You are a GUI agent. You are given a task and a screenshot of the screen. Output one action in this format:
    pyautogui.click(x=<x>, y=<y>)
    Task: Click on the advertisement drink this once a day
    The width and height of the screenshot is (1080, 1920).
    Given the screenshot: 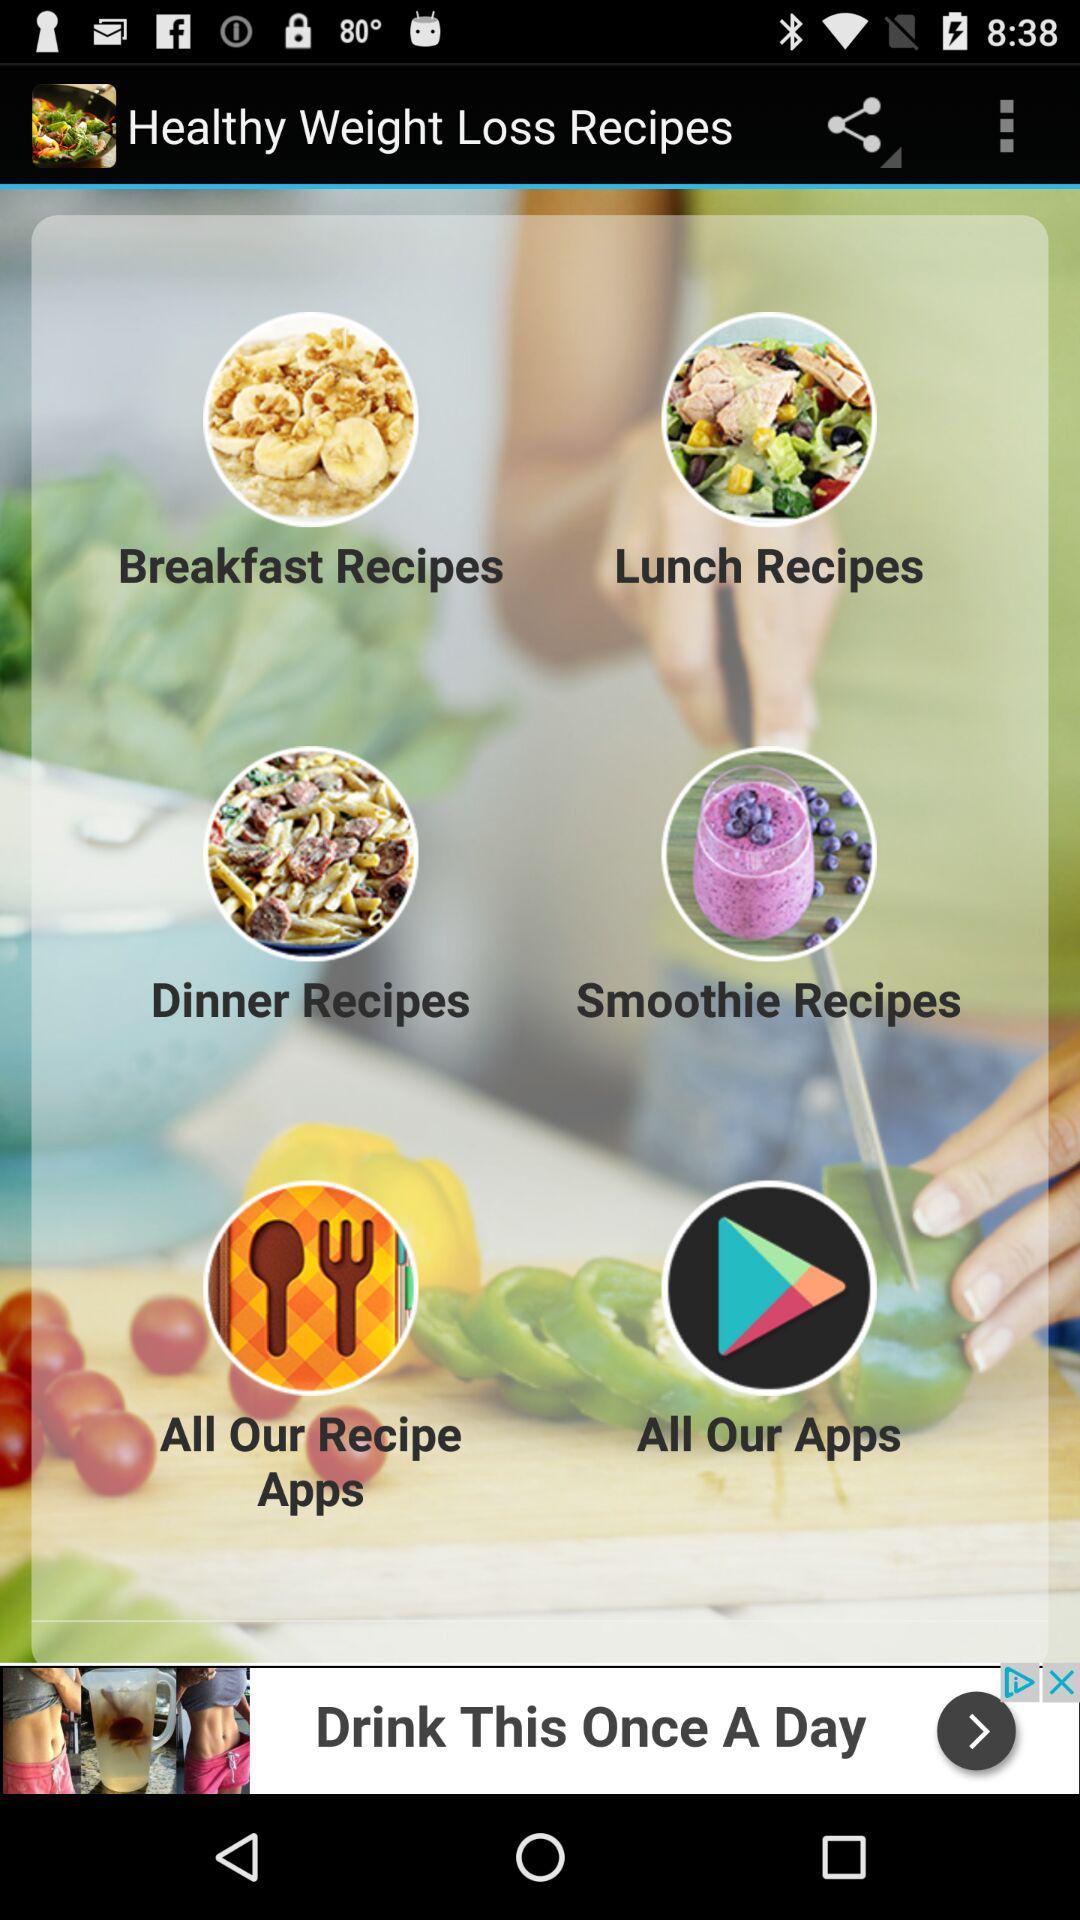 What is the action you would take?
    pyautogui.click(x=540, y=1727)
    